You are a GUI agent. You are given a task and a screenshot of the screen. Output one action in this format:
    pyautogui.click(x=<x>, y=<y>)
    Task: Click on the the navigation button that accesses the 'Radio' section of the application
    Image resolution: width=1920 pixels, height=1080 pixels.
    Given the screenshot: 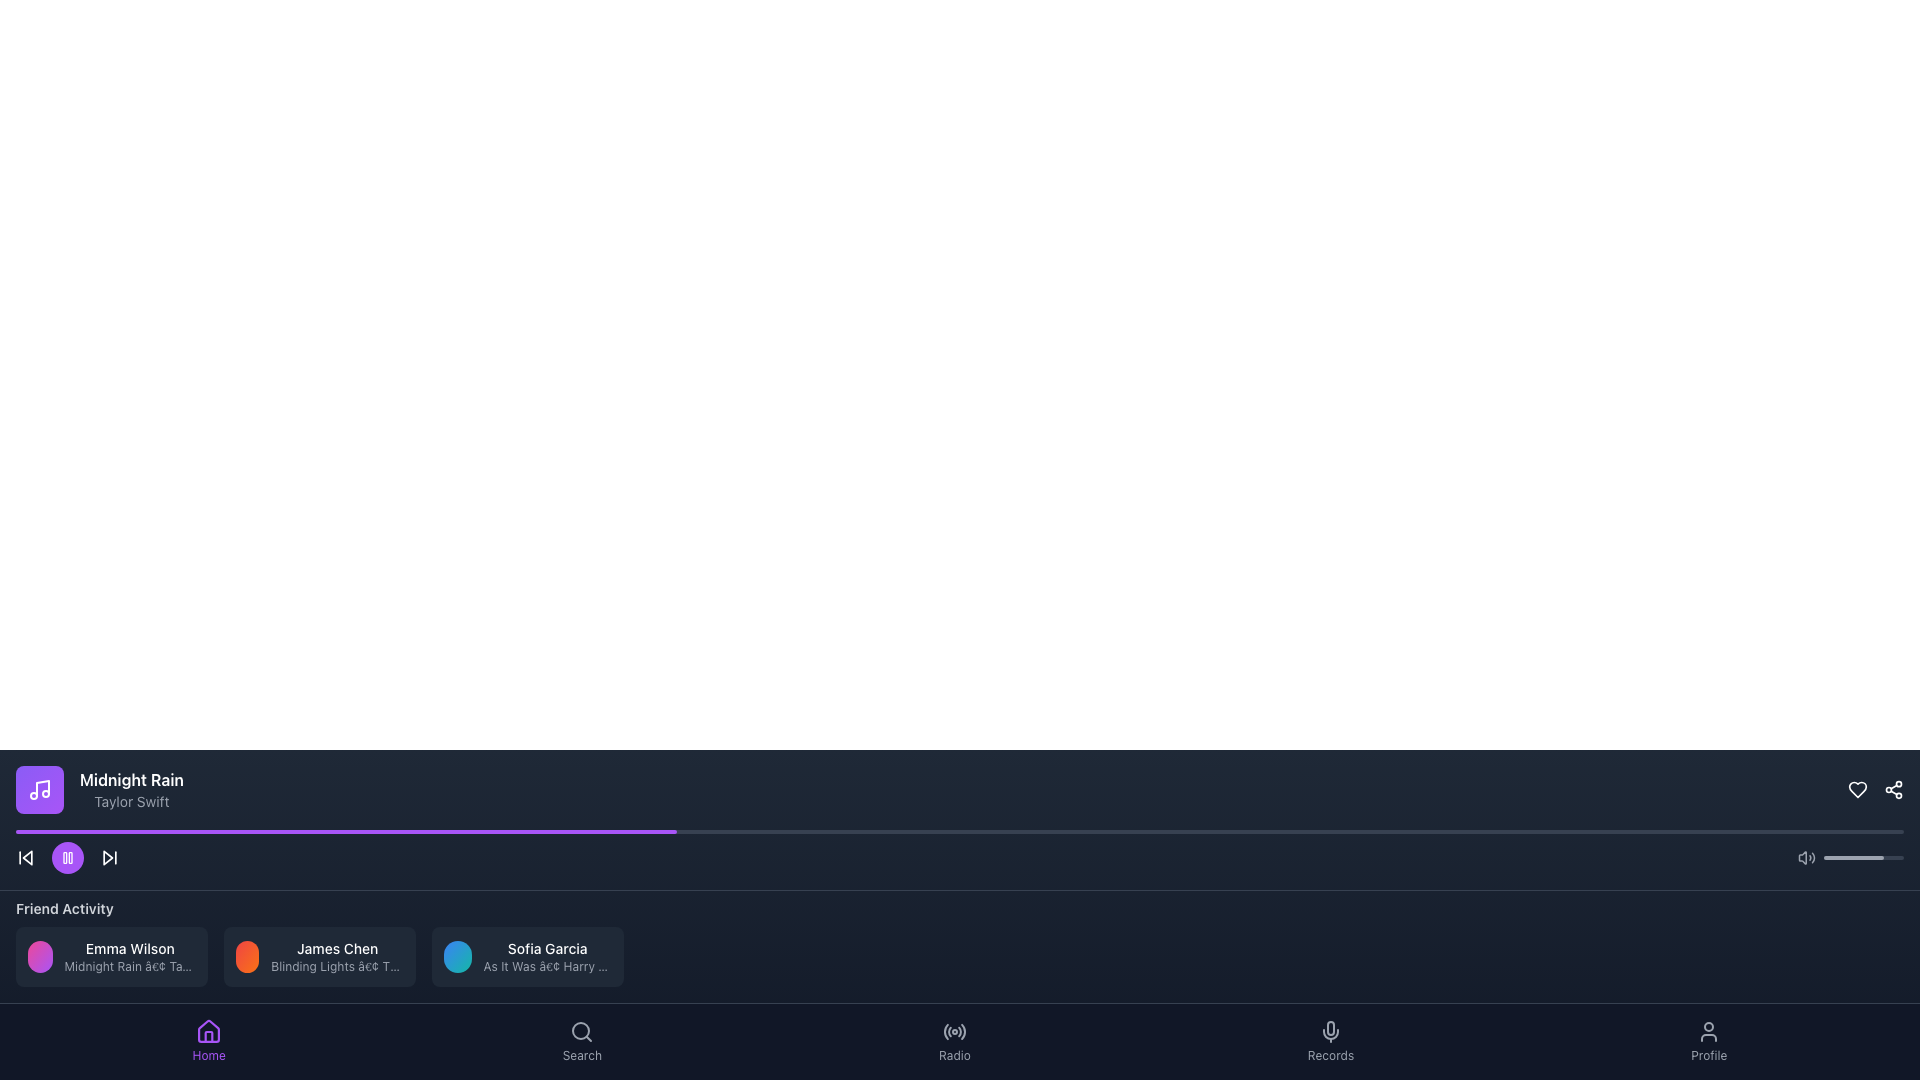 What is the action you would take?
    pyautogui.click(x=953, y=1040)
    